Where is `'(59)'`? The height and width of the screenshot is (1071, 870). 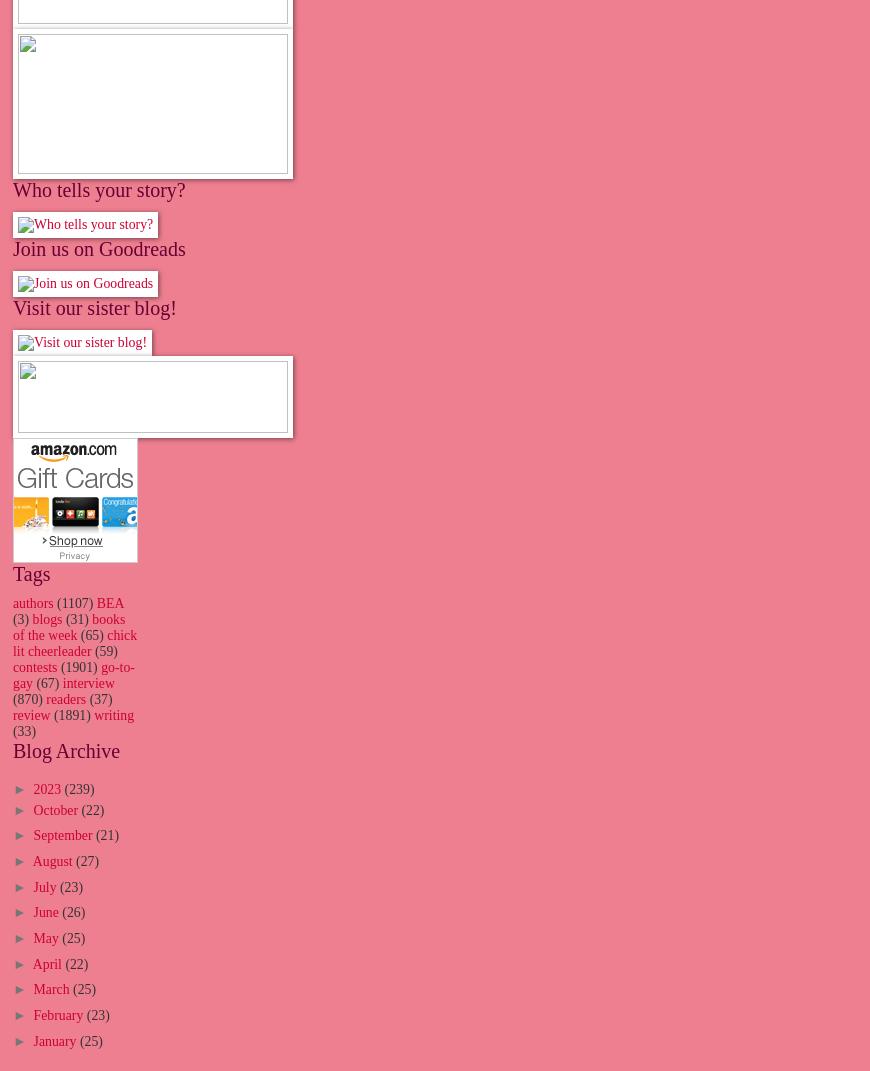
'(59)' is located at coordinates (104, 650).